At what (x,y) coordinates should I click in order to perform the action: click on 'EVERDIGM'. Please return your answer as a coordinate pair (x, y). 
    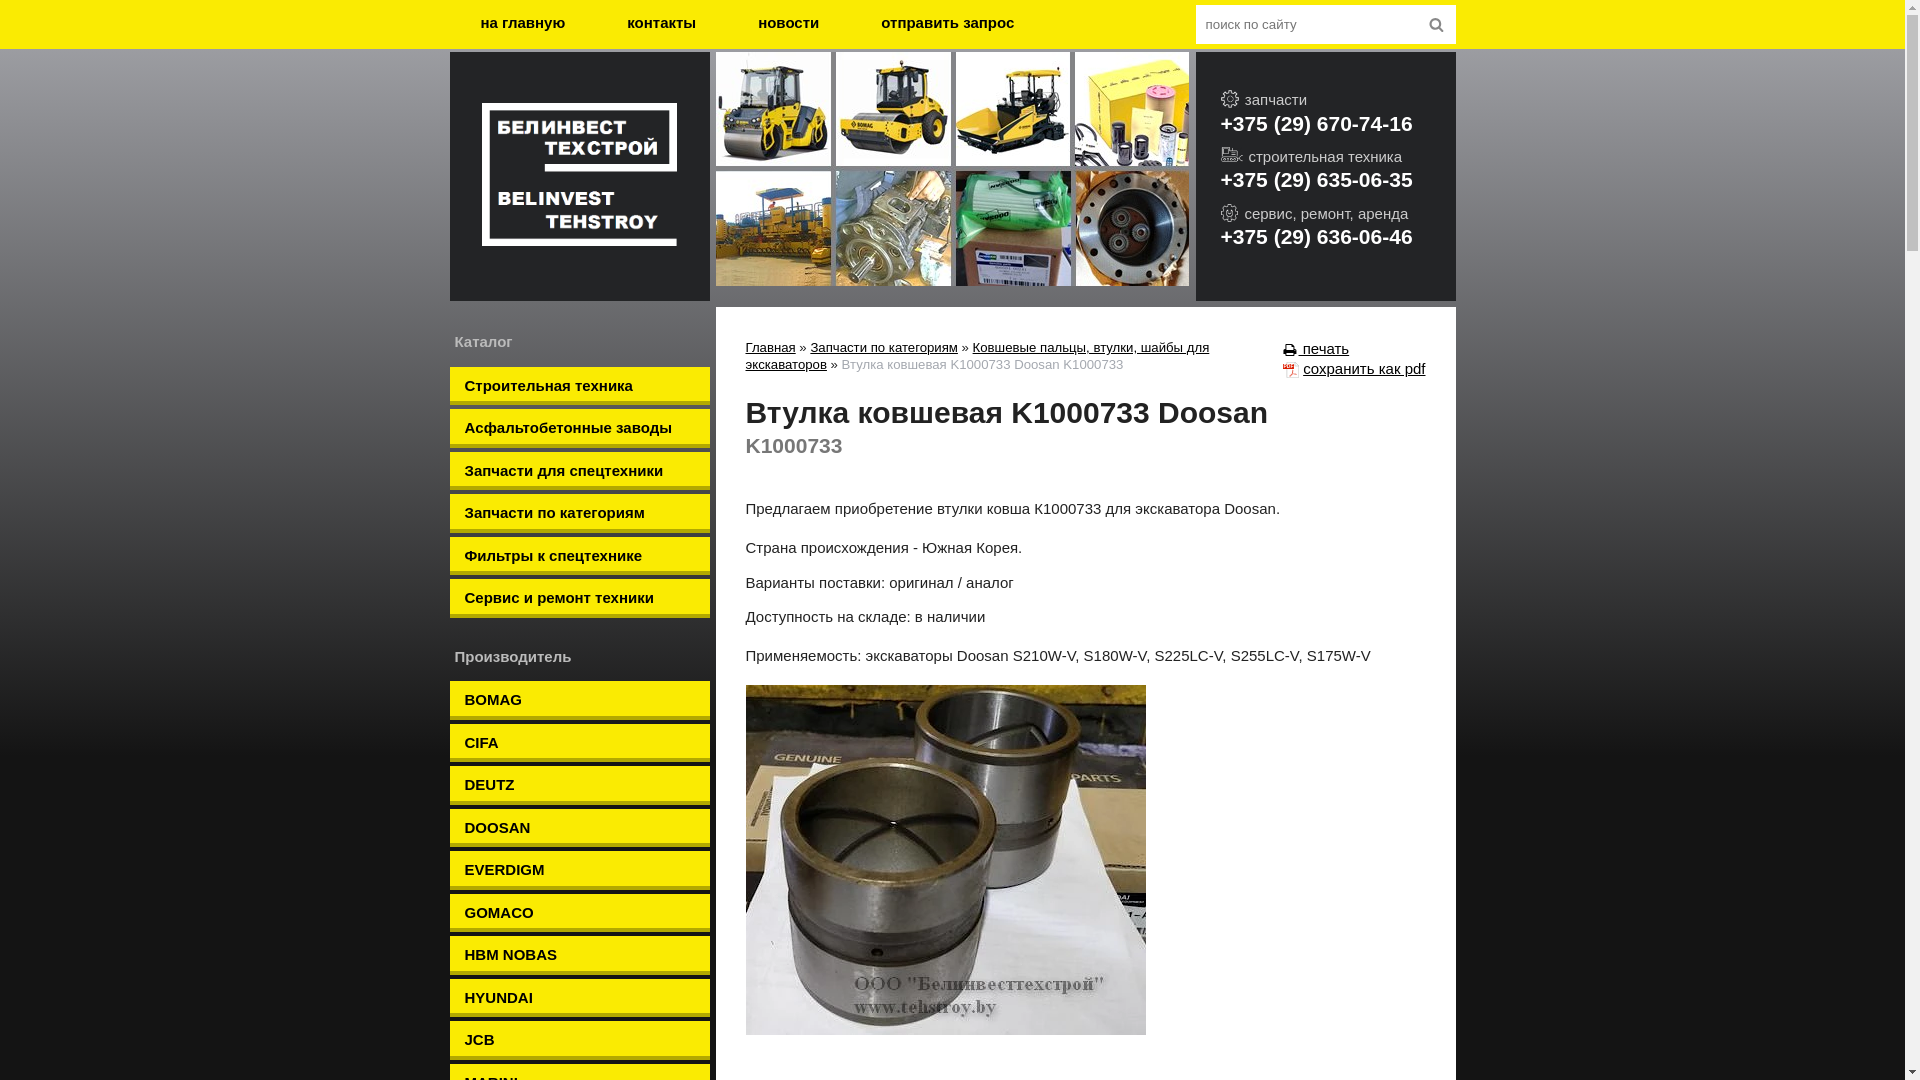
    Looking at the image, I should click on (579, 869).